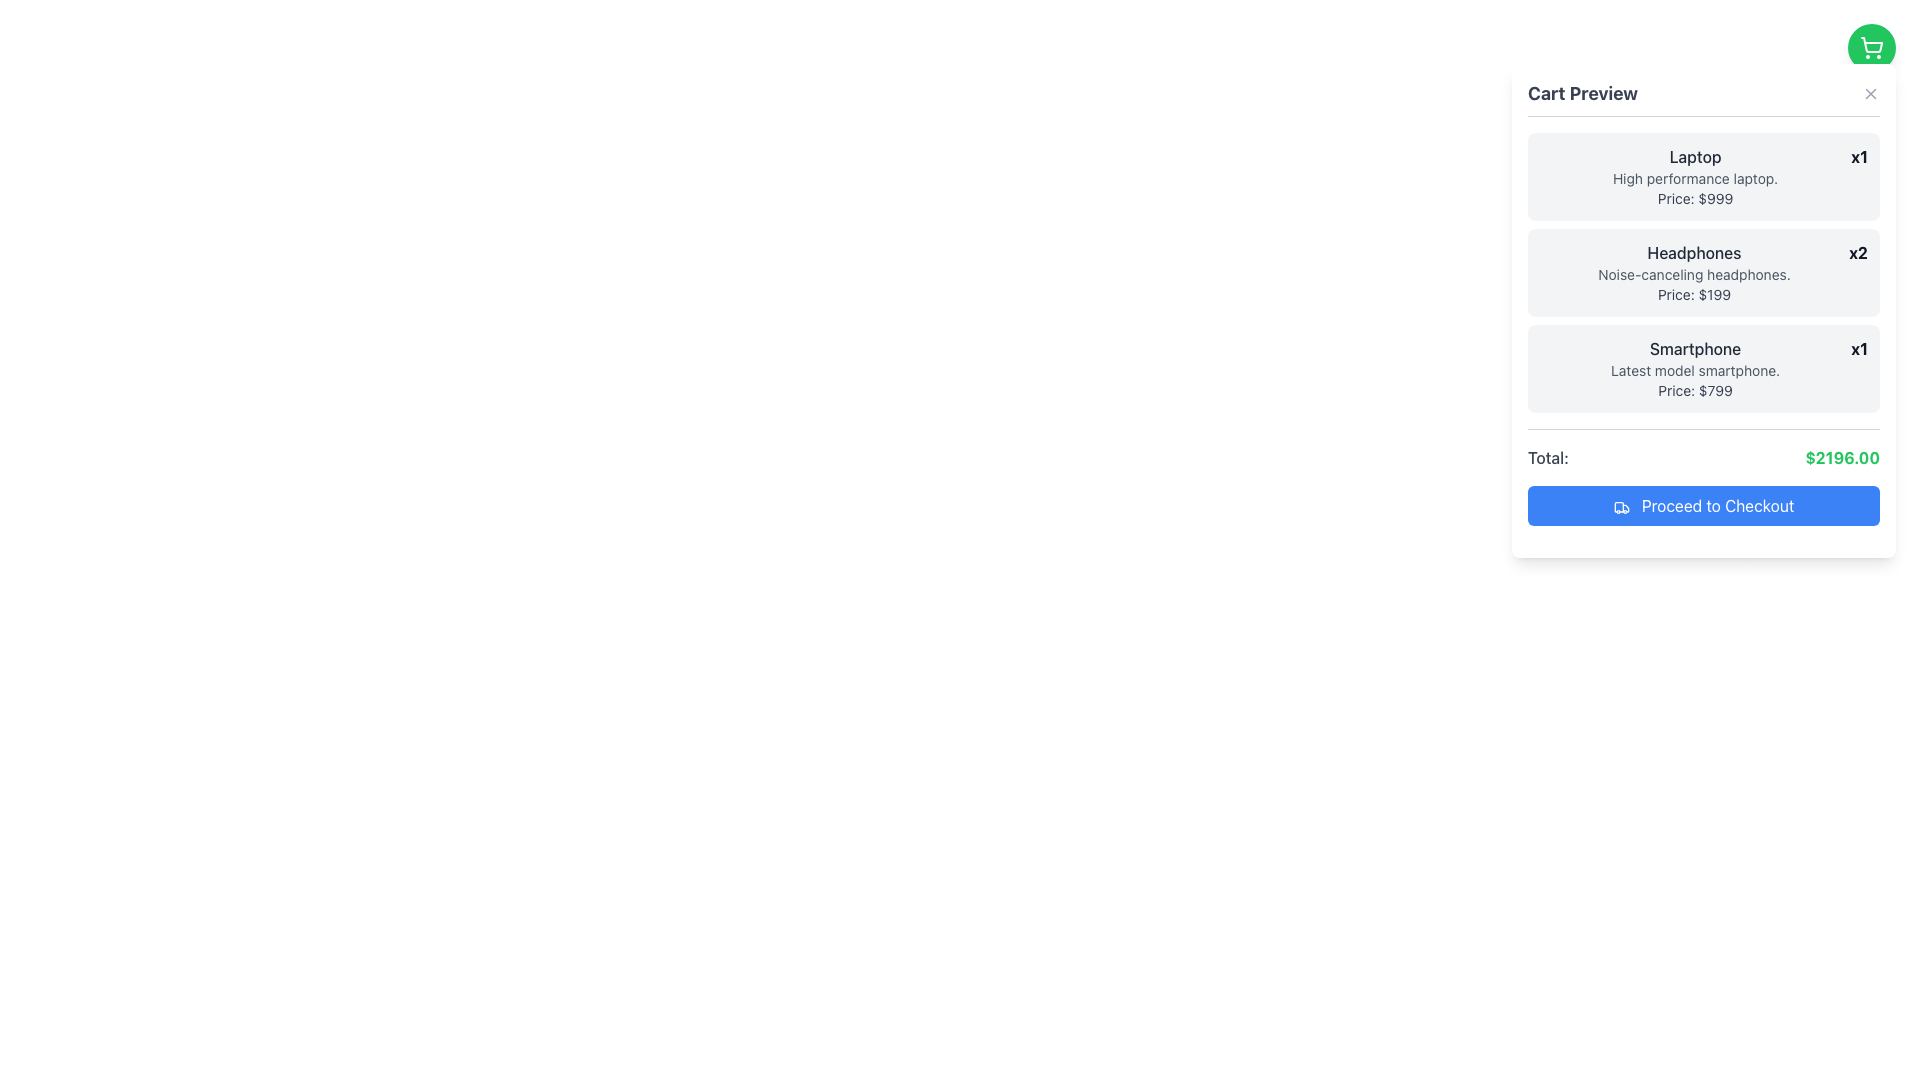 This screenshot has height=1080, width=1920. What do you see at coordinates (1870, 93) in the screenshot?
I see `the small 'X' shaped button located at the top-right corner of the 'Cart Preview' section` at bounding box center [1870, 93].